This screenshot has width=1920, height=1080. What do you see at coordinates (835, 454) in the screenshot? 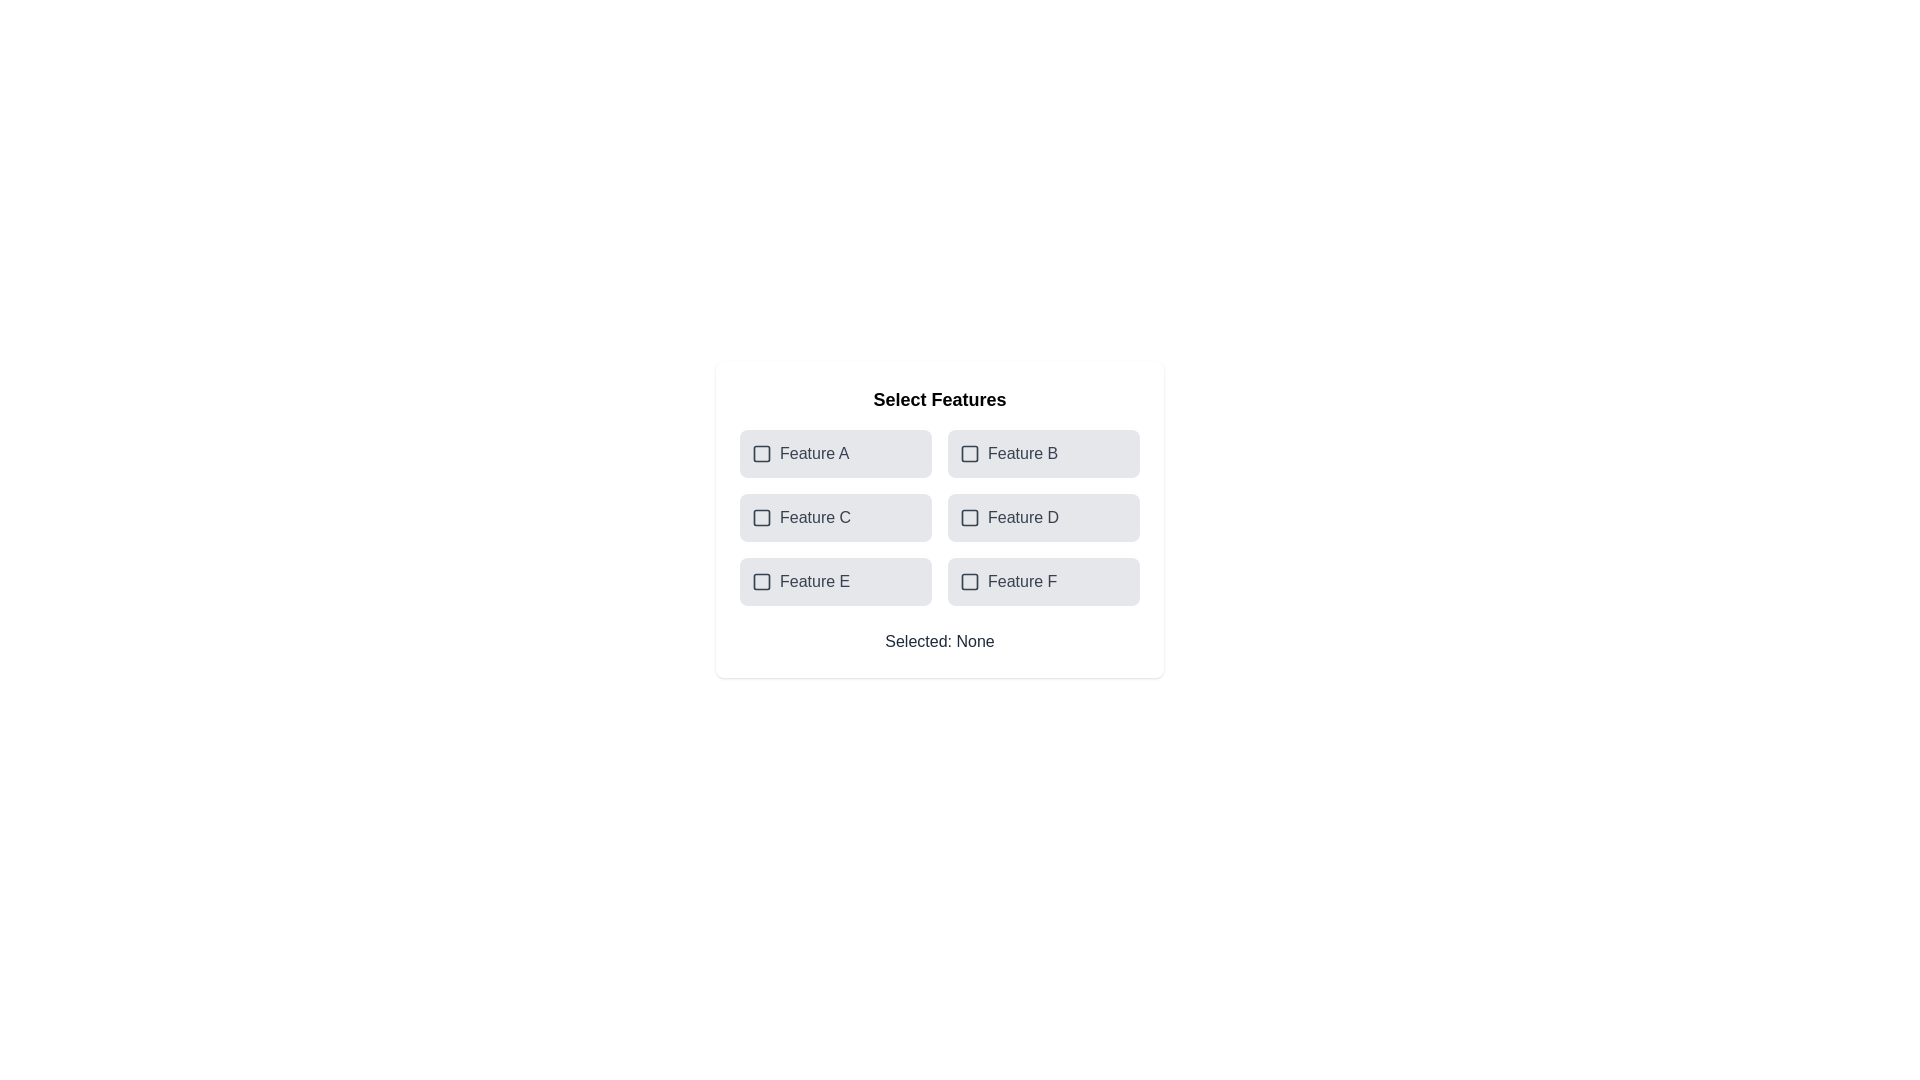
I see `the interactive selector button for 'Feature A'` at bounding box center [835, 454].